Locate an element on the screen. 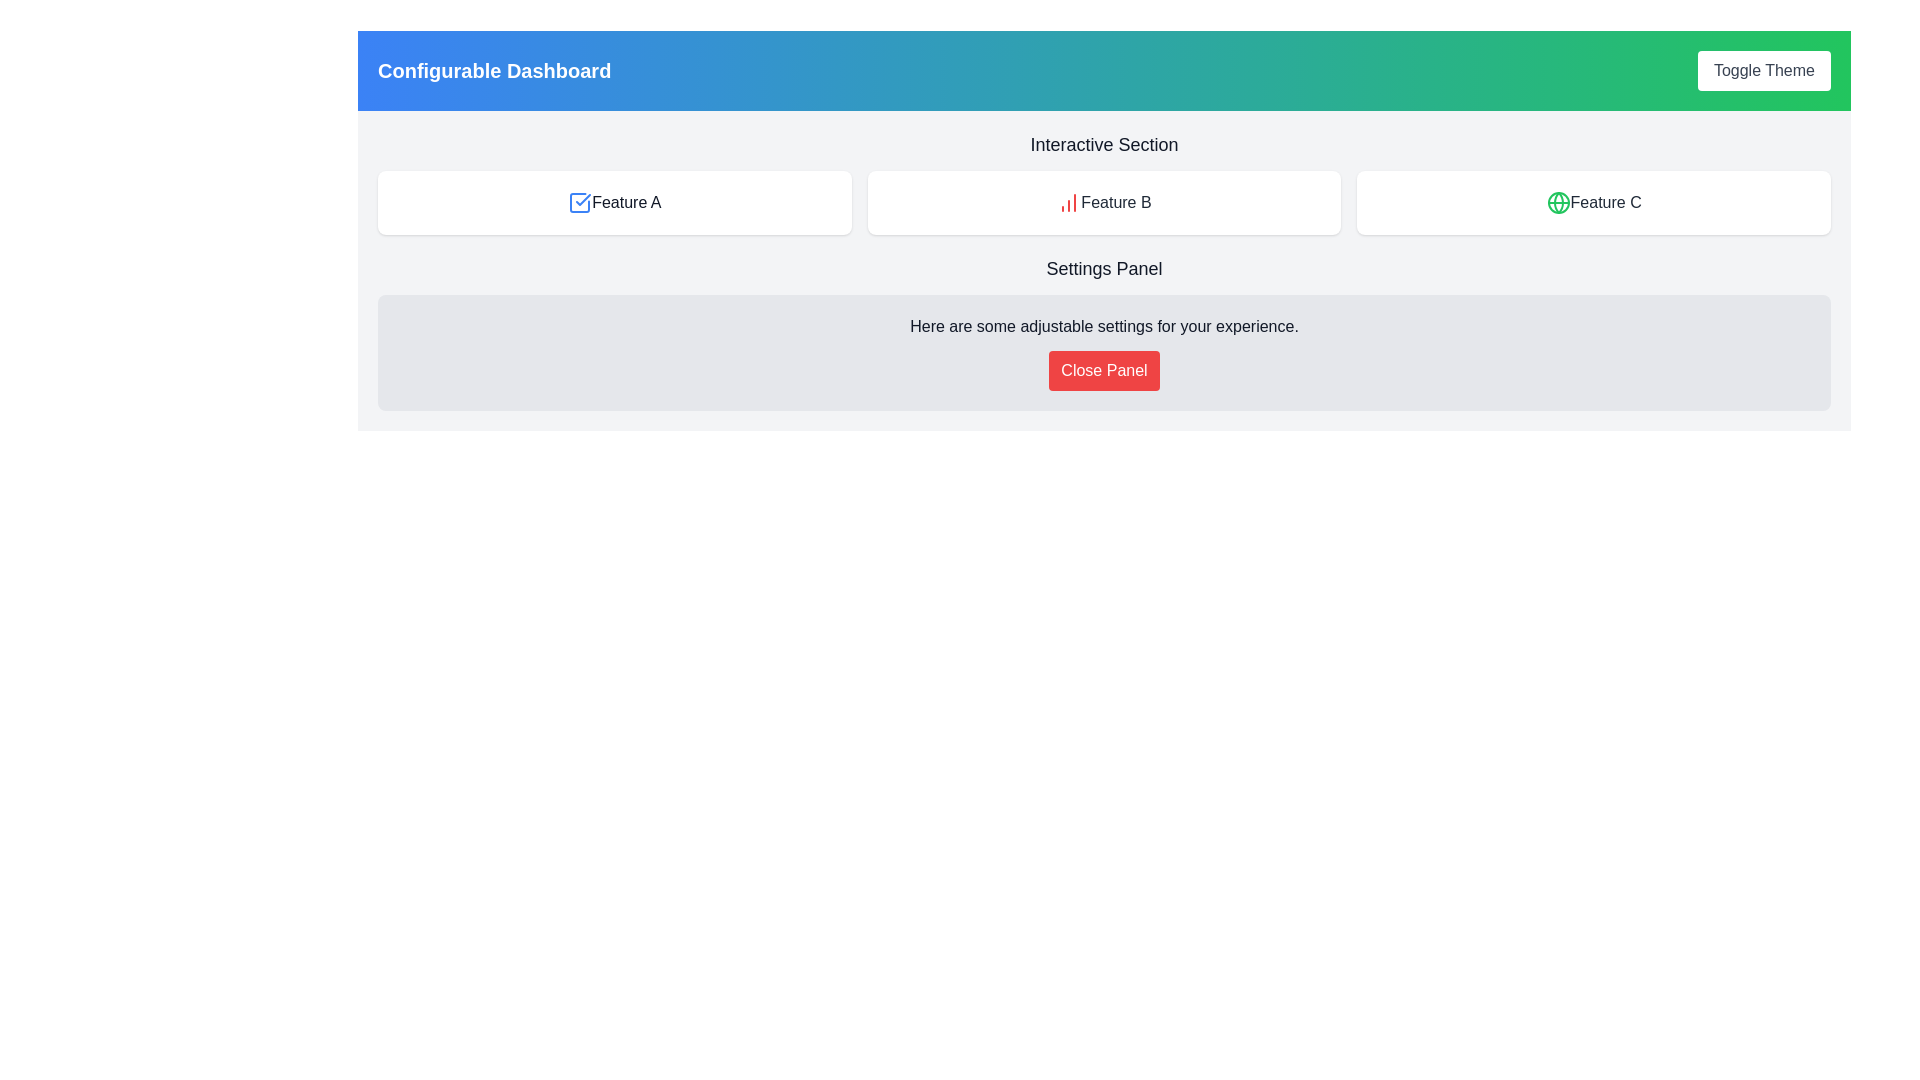 The height and width of the screenshot is (1080, 1920). text content of the heading label positioned at the top of the section containing interactive features, which categorizes the elements beneath it is located at coordinates (1103, 144).